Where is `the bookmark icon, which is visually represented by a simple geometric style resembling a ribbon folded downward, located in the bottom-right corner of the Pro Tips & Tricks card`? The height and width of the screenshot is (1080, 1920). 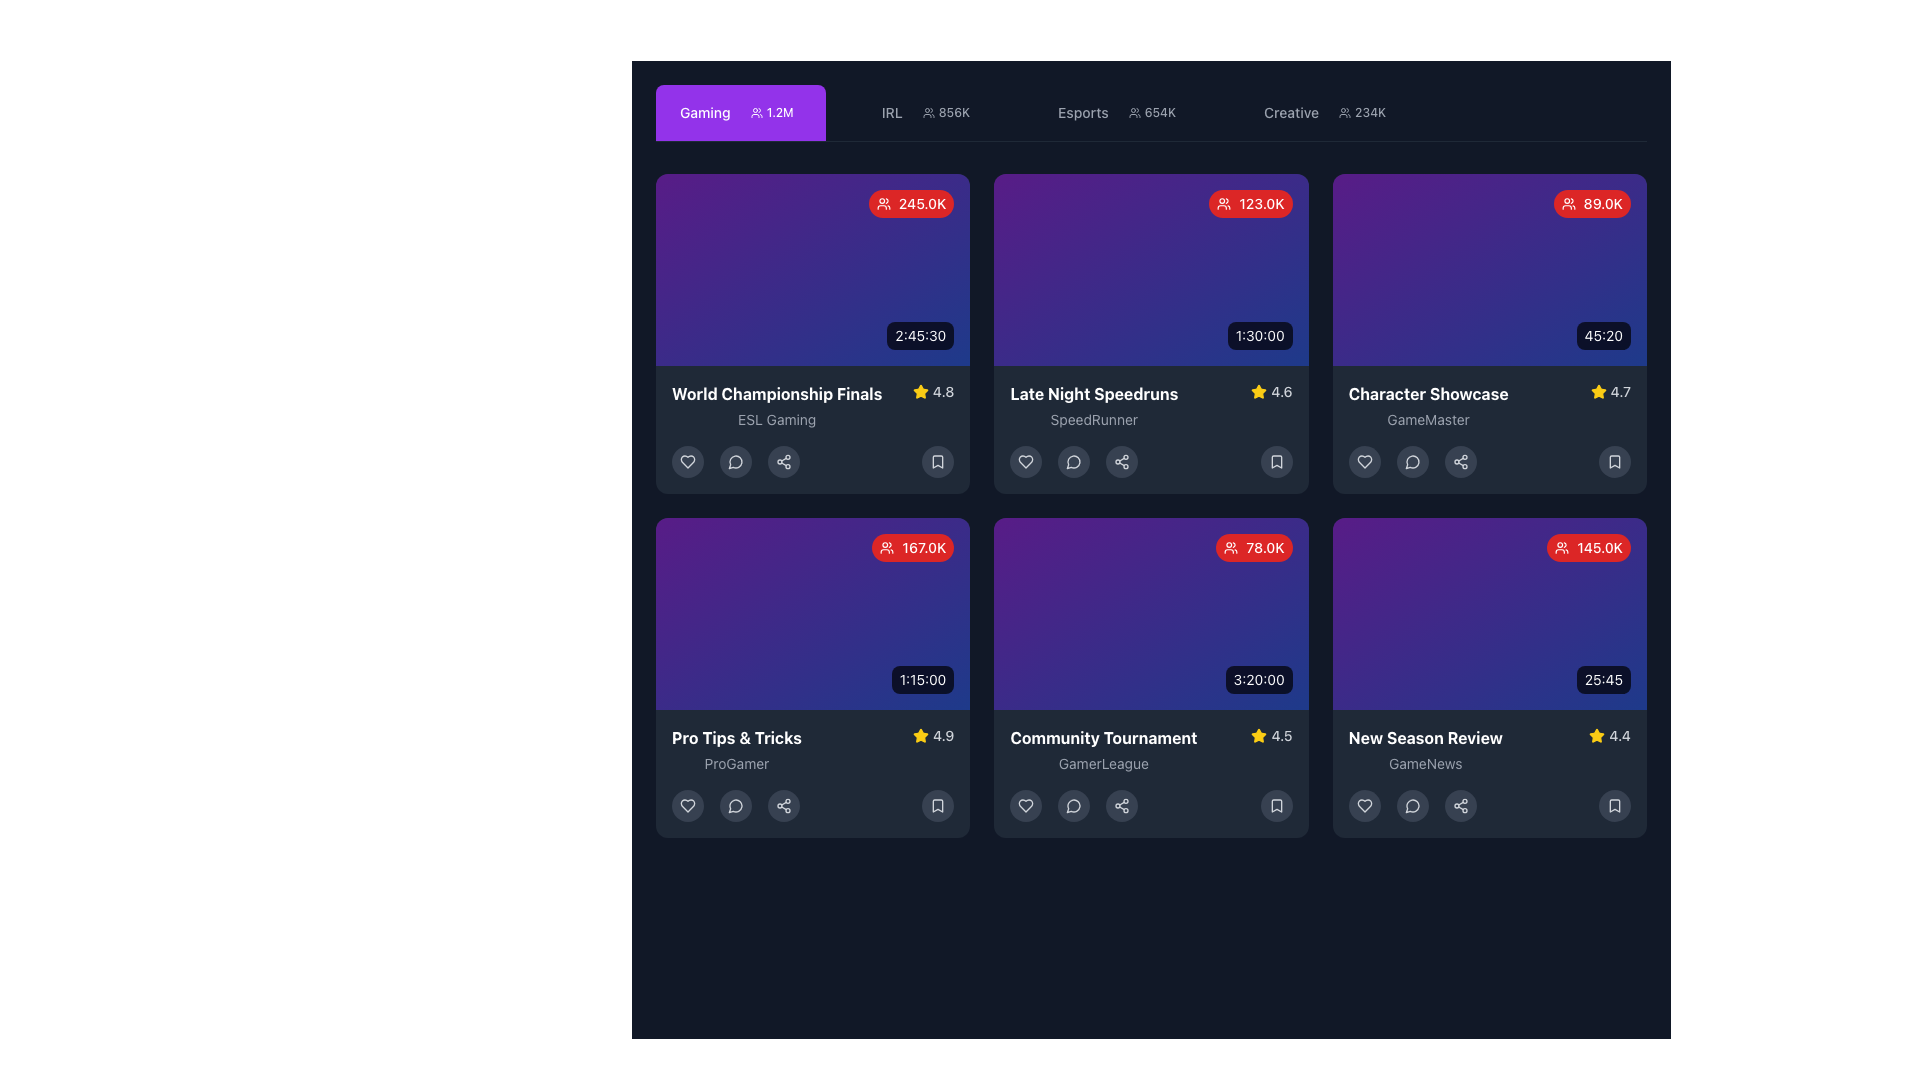 the bookmark icon, which is visually represented by a simple geometric style resembling a ribbon folded downward, located in the bottom-right corner of the Pro Tips & Tricks card is located at coordinates (937, 805).